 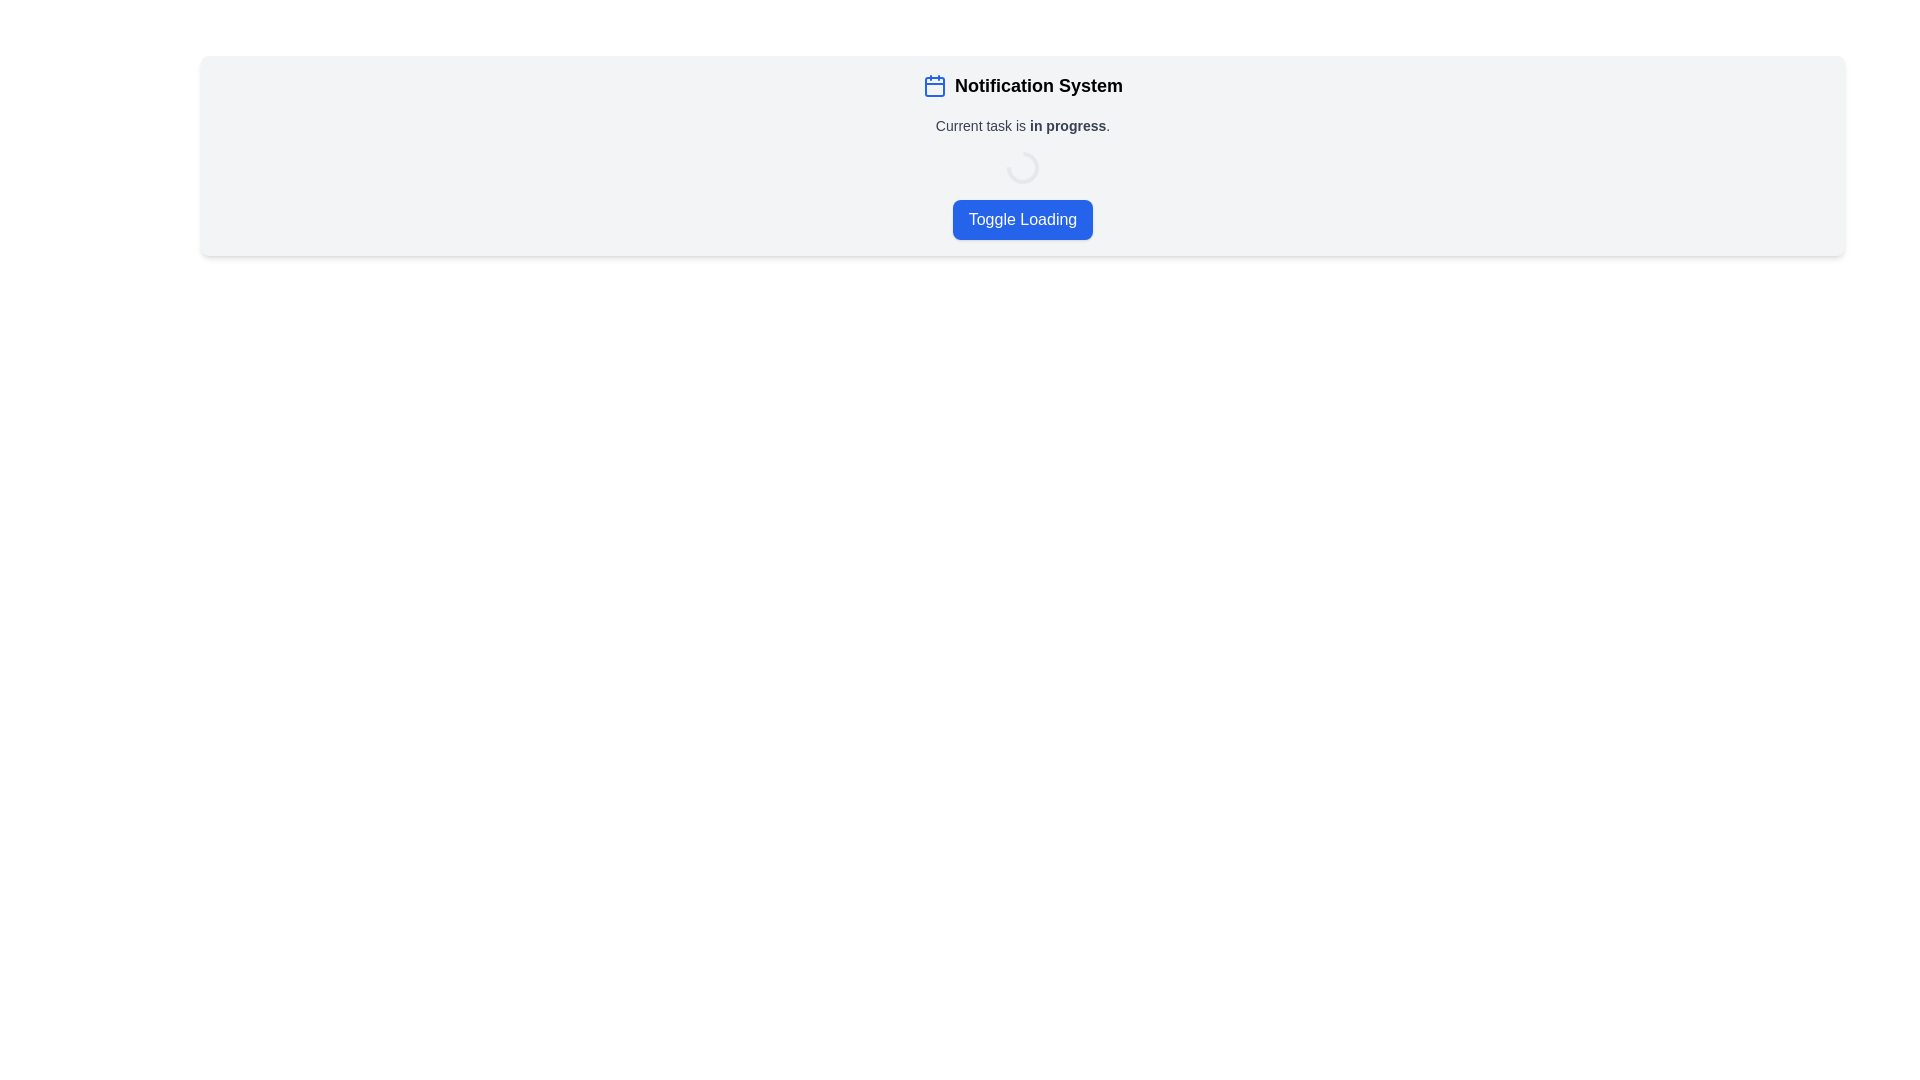 I want to click on the SVG rectangle representing a segment of the calendar icon, which is centrally positioned within the calendar layout, so click(x=934, y=86).